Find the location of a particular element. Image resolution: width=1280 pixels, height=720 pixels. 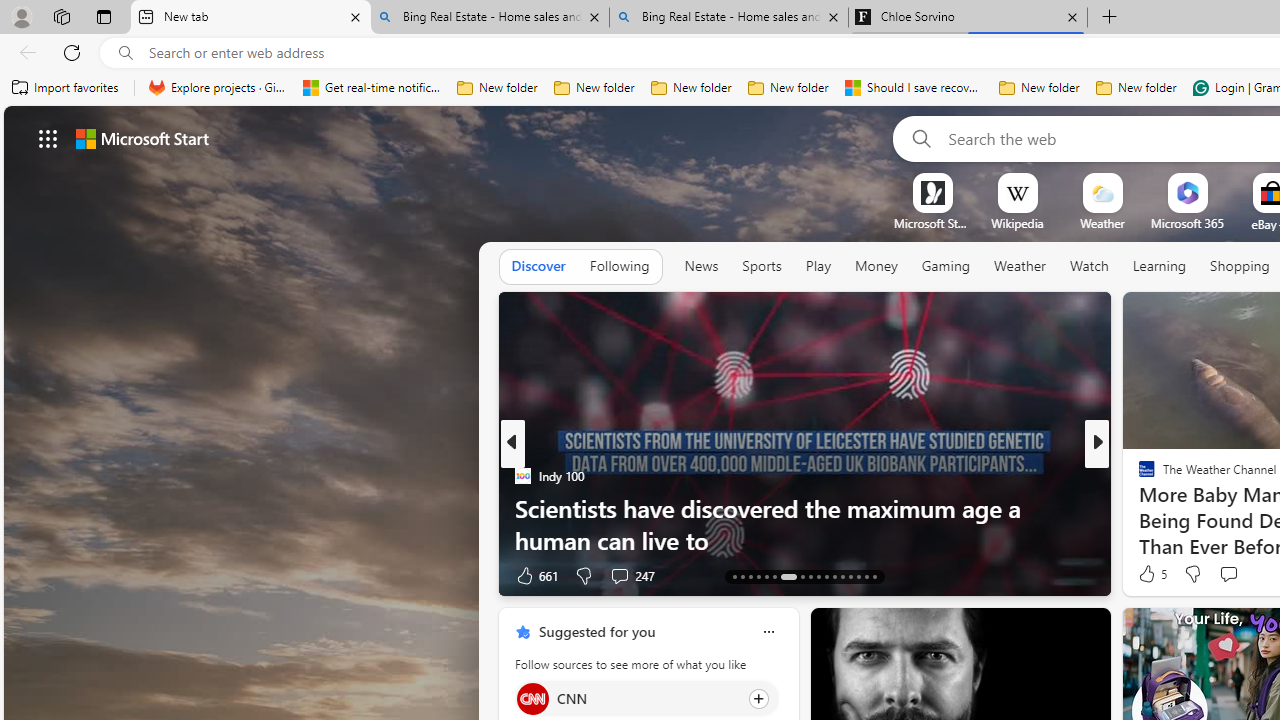

'AutomationID: tab-18' is located at coordinates (774, 577).